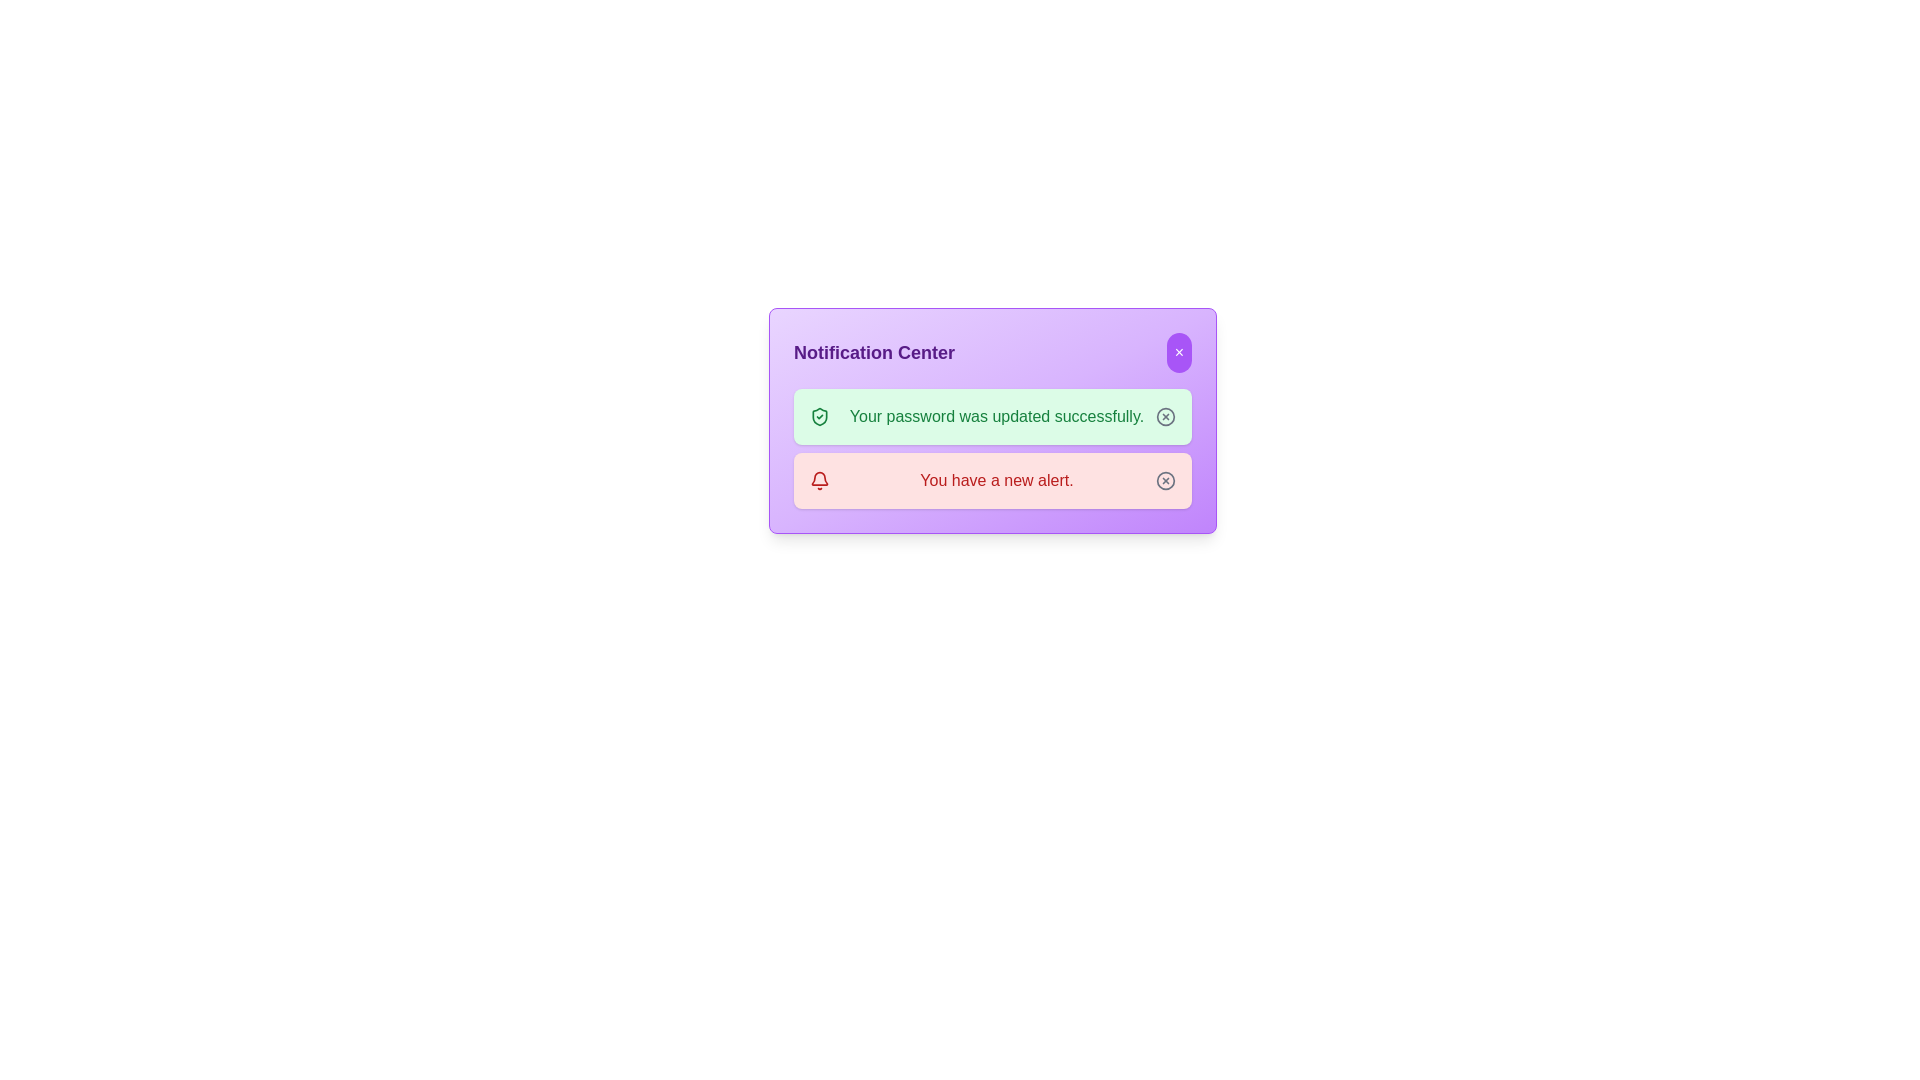 This screenshot has height=1080, width=1920. I want to click on the confirmation success icon located to the left of the notification message 'Your password was updated successfully' in the Notification Center UI component, so click(820, 415).